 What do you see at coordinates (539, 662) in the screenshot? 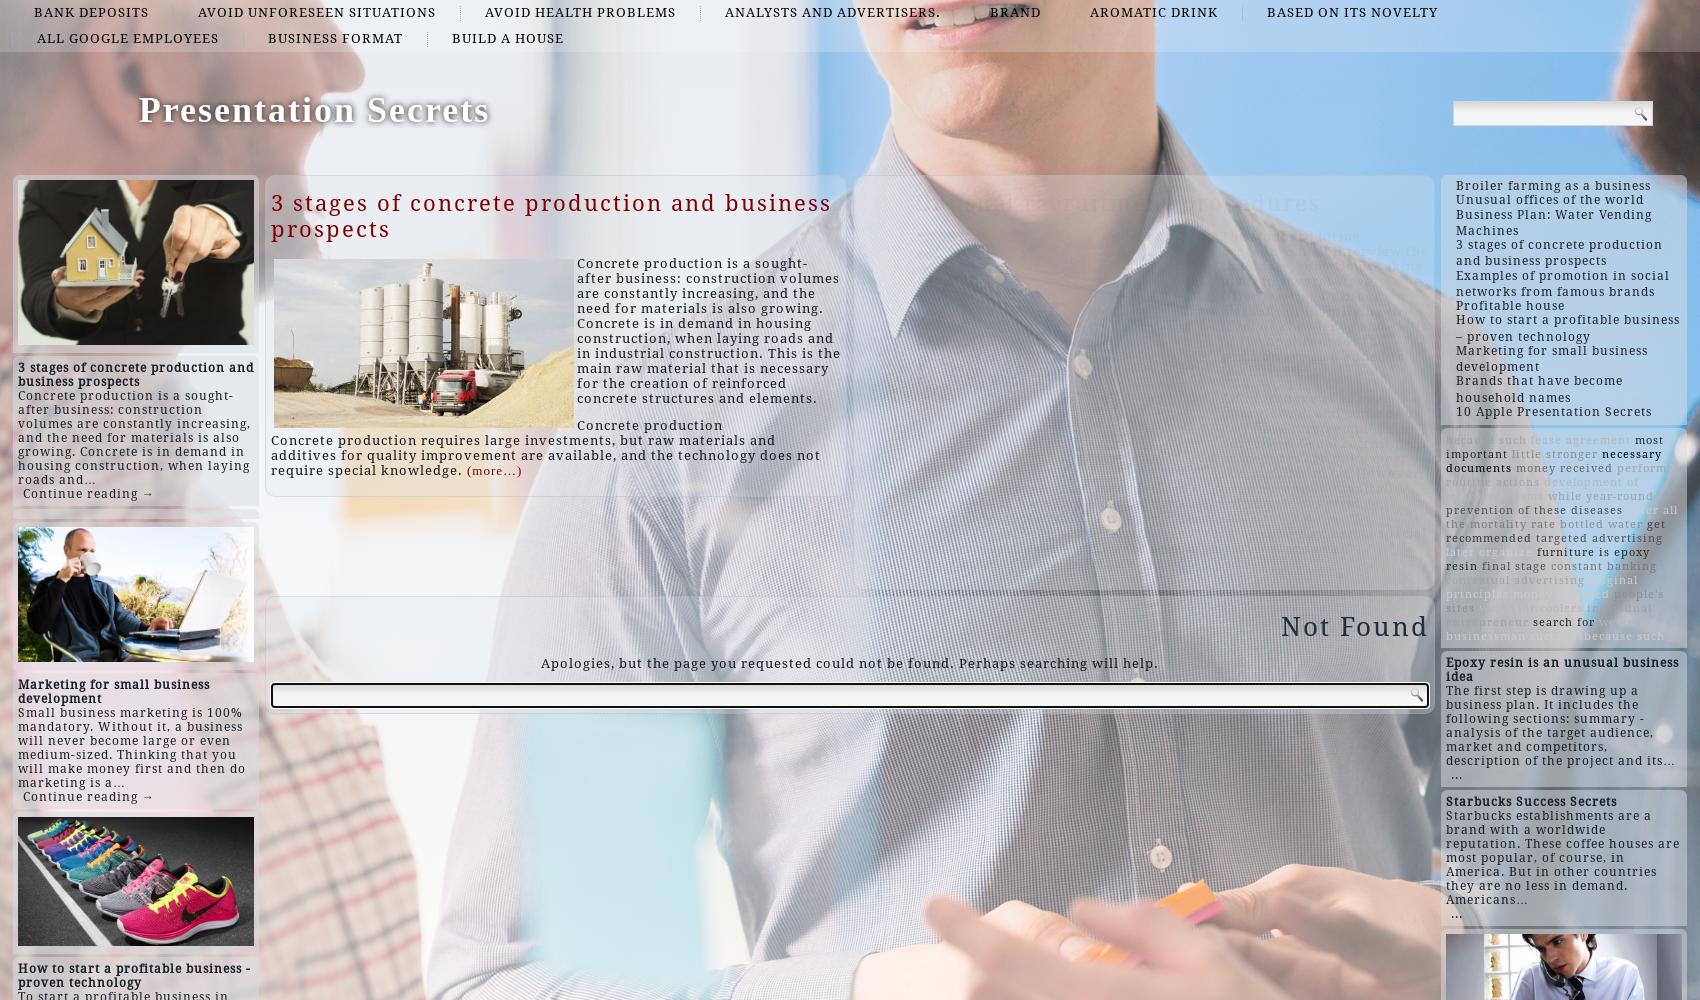
I see `'Apologies, but the page you requested could not be found. Perhaps searching will help.'` at bounding box center [539, 662].